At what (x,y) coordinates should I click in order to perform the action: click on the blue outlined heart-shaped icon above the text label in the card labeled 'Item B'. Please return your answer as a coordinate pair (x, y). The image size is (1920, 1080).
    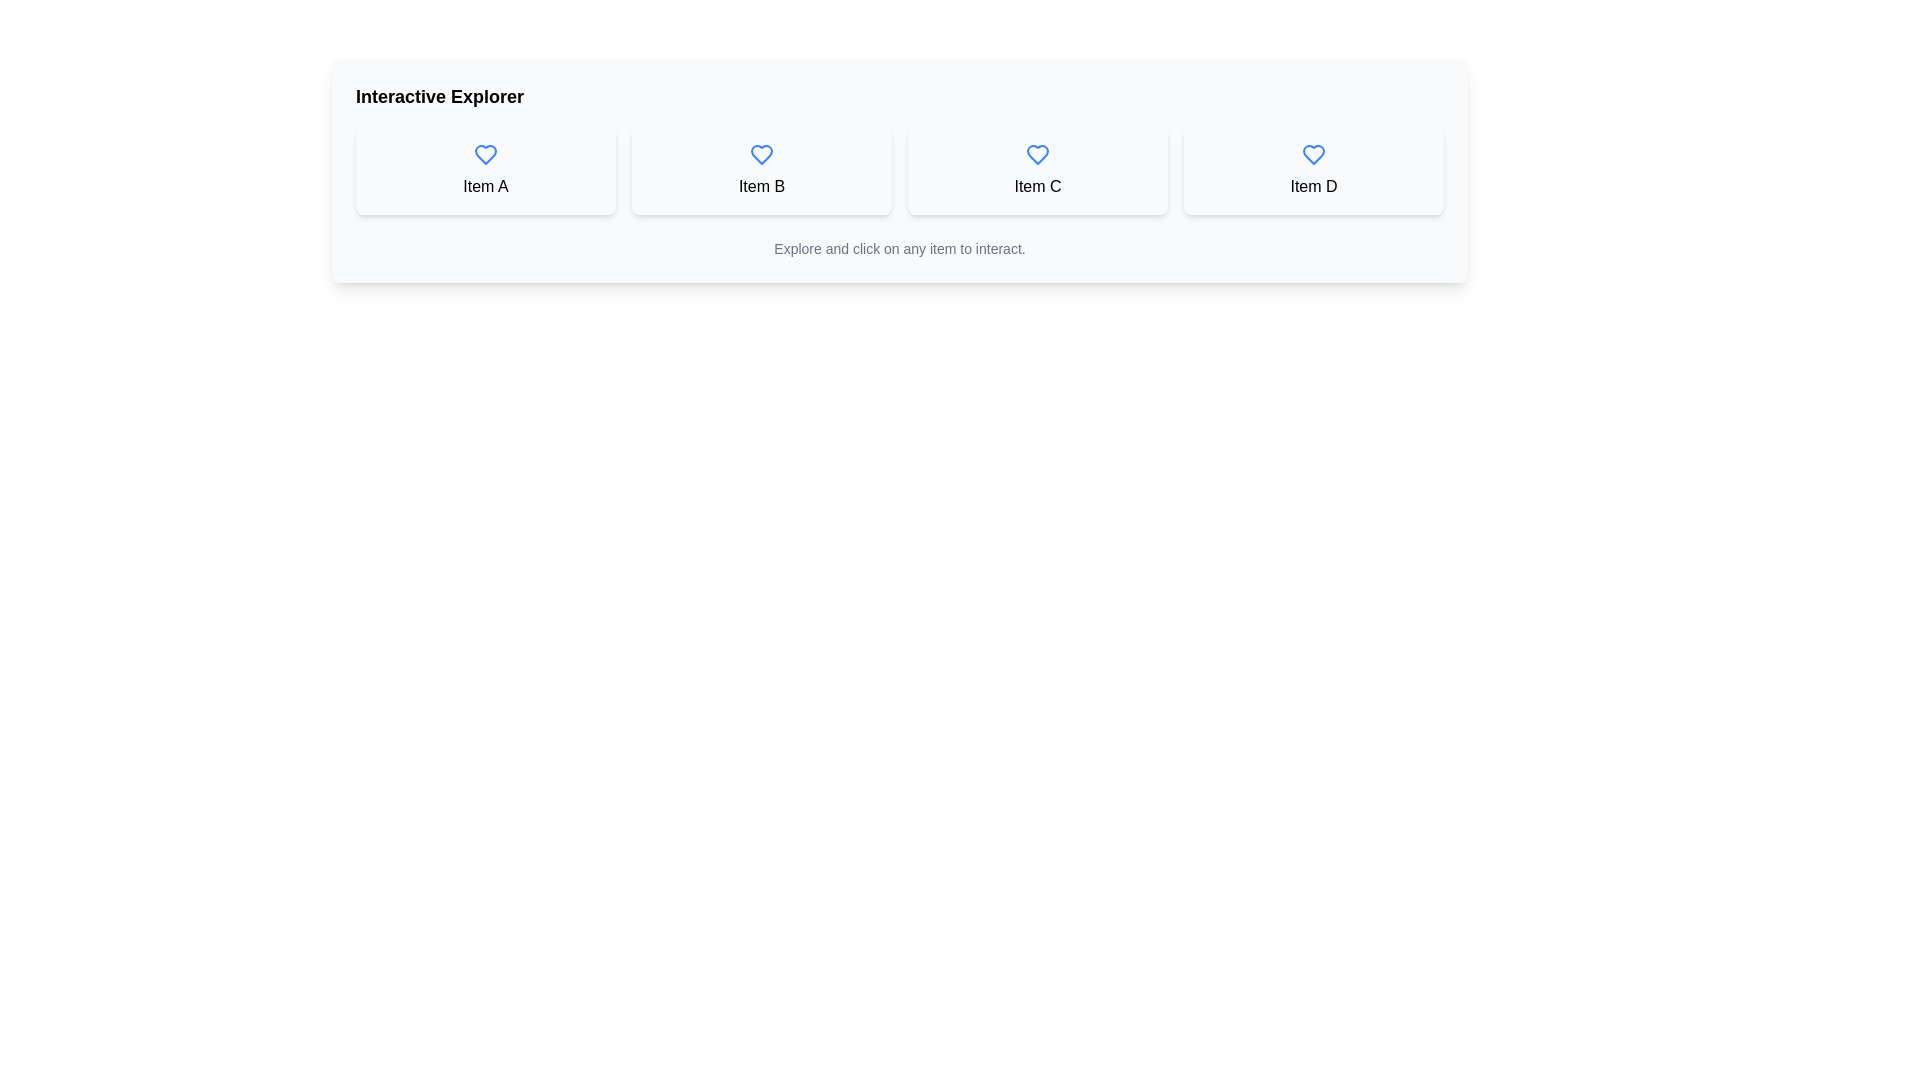
    Looking at the image, I should click on (761, 153).